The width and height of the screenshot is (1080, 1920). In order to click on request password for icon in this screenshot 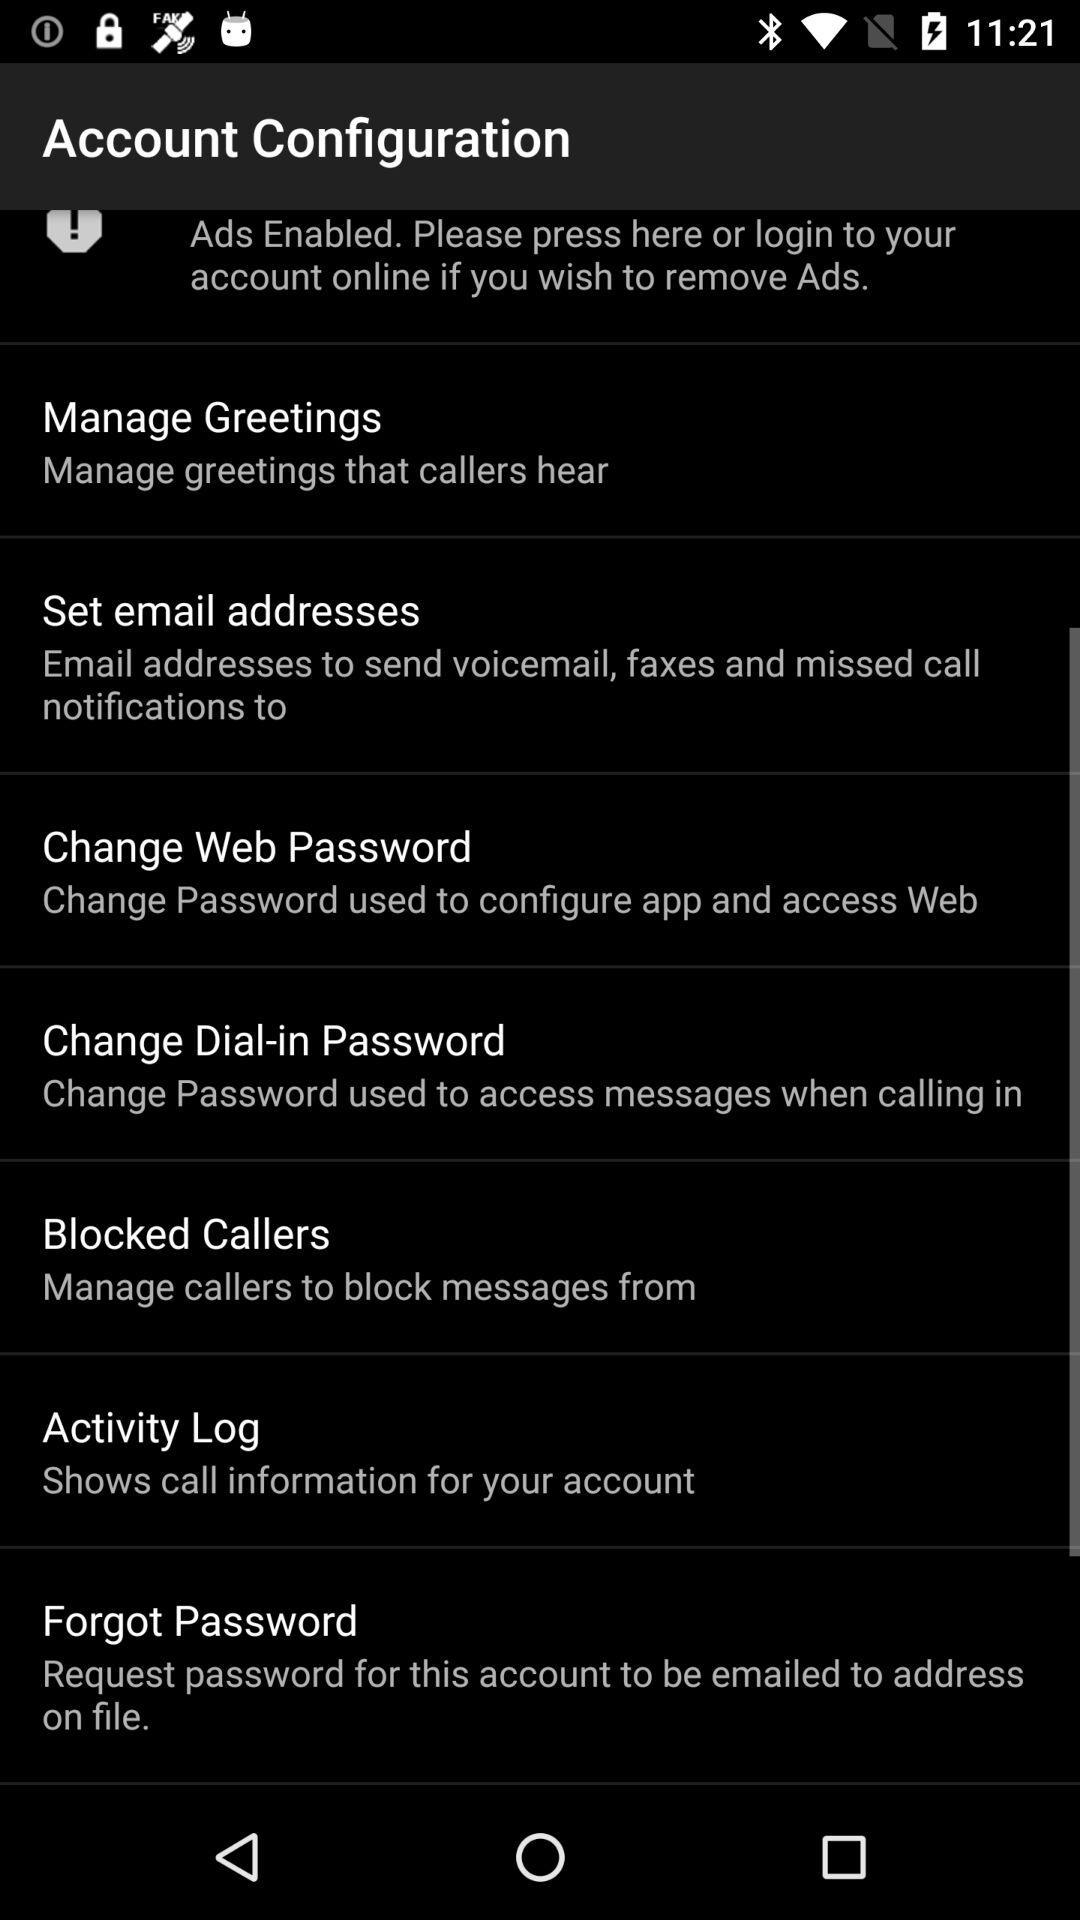, I will do `click(540, 1692)`.